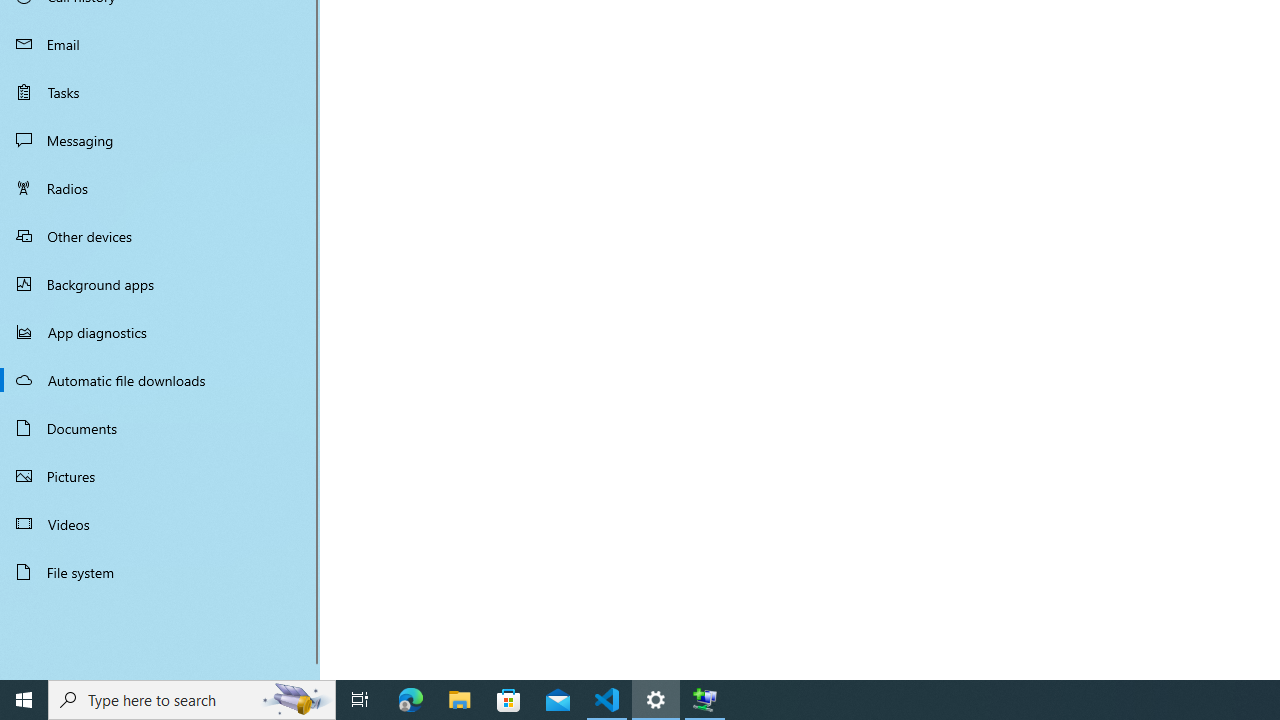  Describe the element at coordinates (160, 522) in the screenshot. I see `'Videos'` at that location.